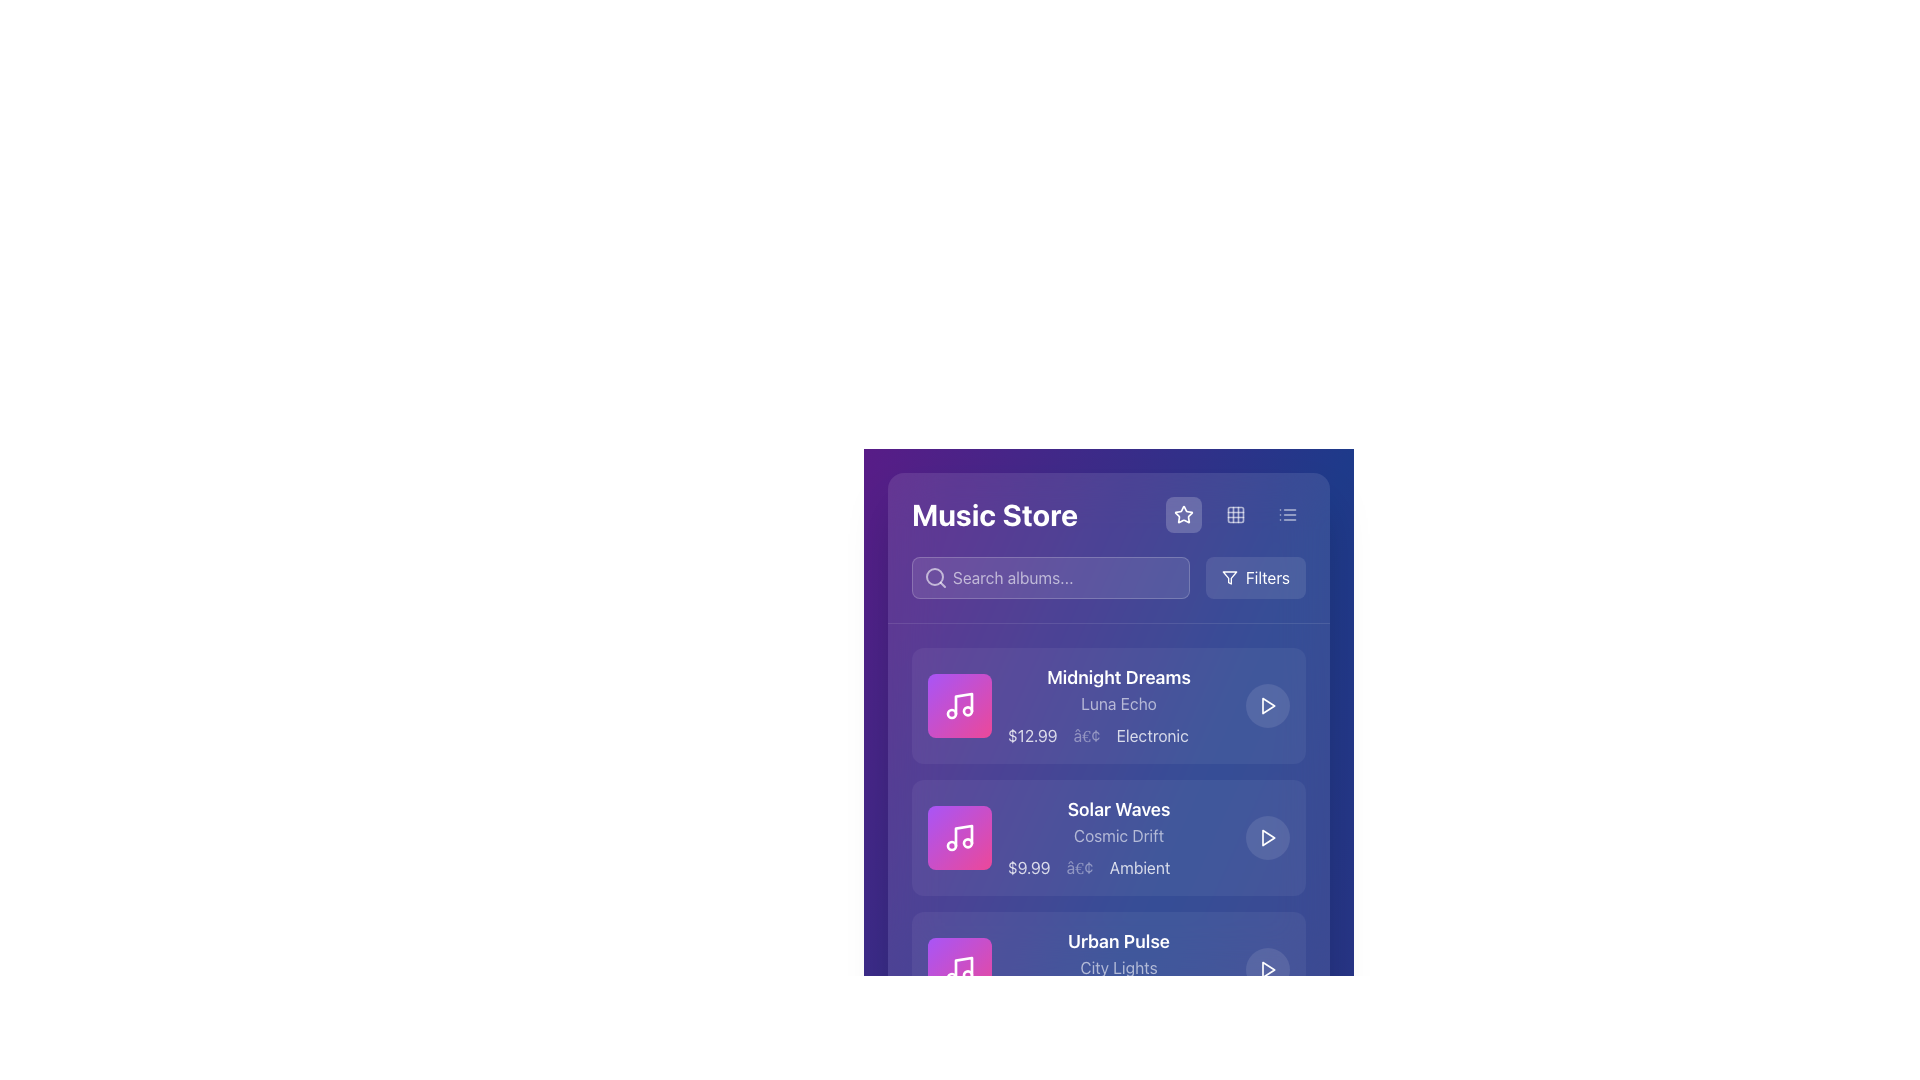 The height and width of the screenshot is (1080, 1920). What do you see at coordinates (1117, 736) in the screenshot?
I see `text displayed below the album title 'Midnight Dreams Luna Echo', which conveys the price and genre of the album` at bounding box center [1117, 736].